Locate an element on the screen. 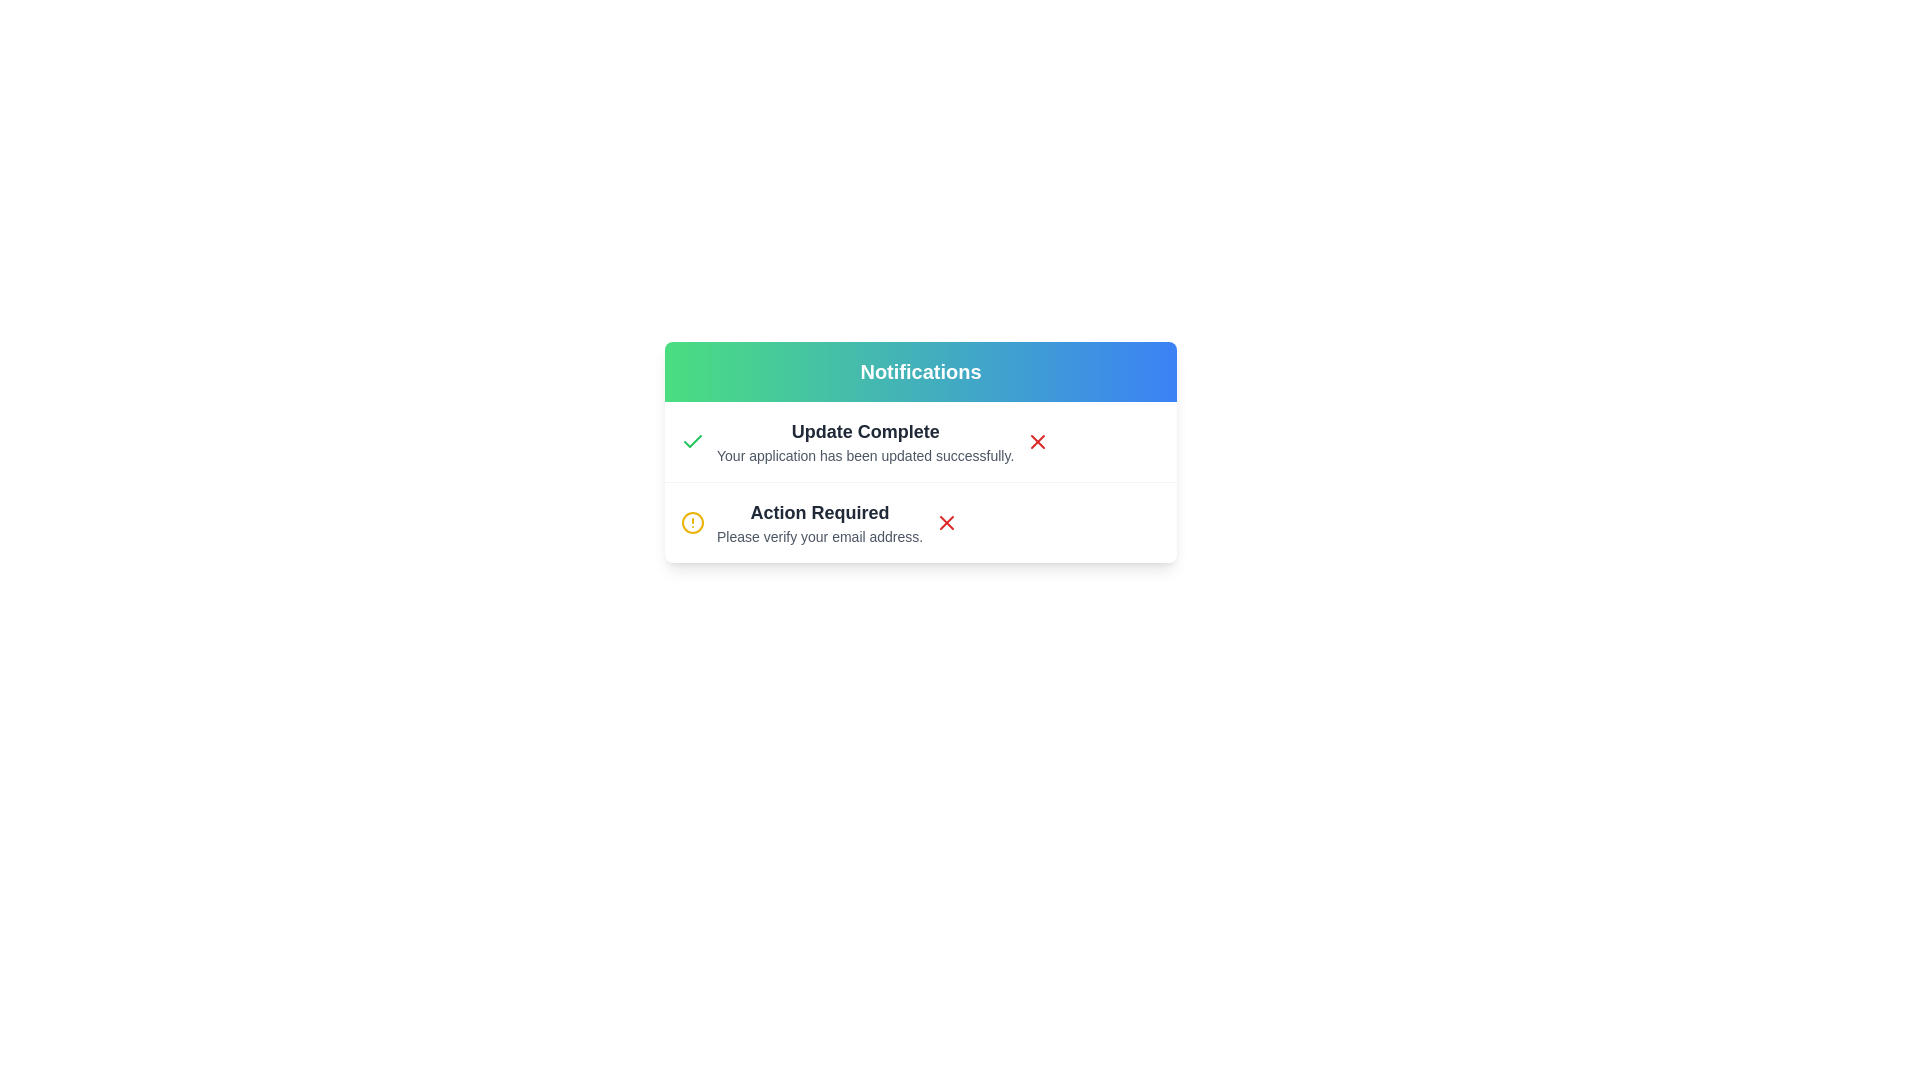 This screenshot has height=1080, width=1920. the success completion icon located in the notification interface, which is positioned is located at coordinates (692, 441).